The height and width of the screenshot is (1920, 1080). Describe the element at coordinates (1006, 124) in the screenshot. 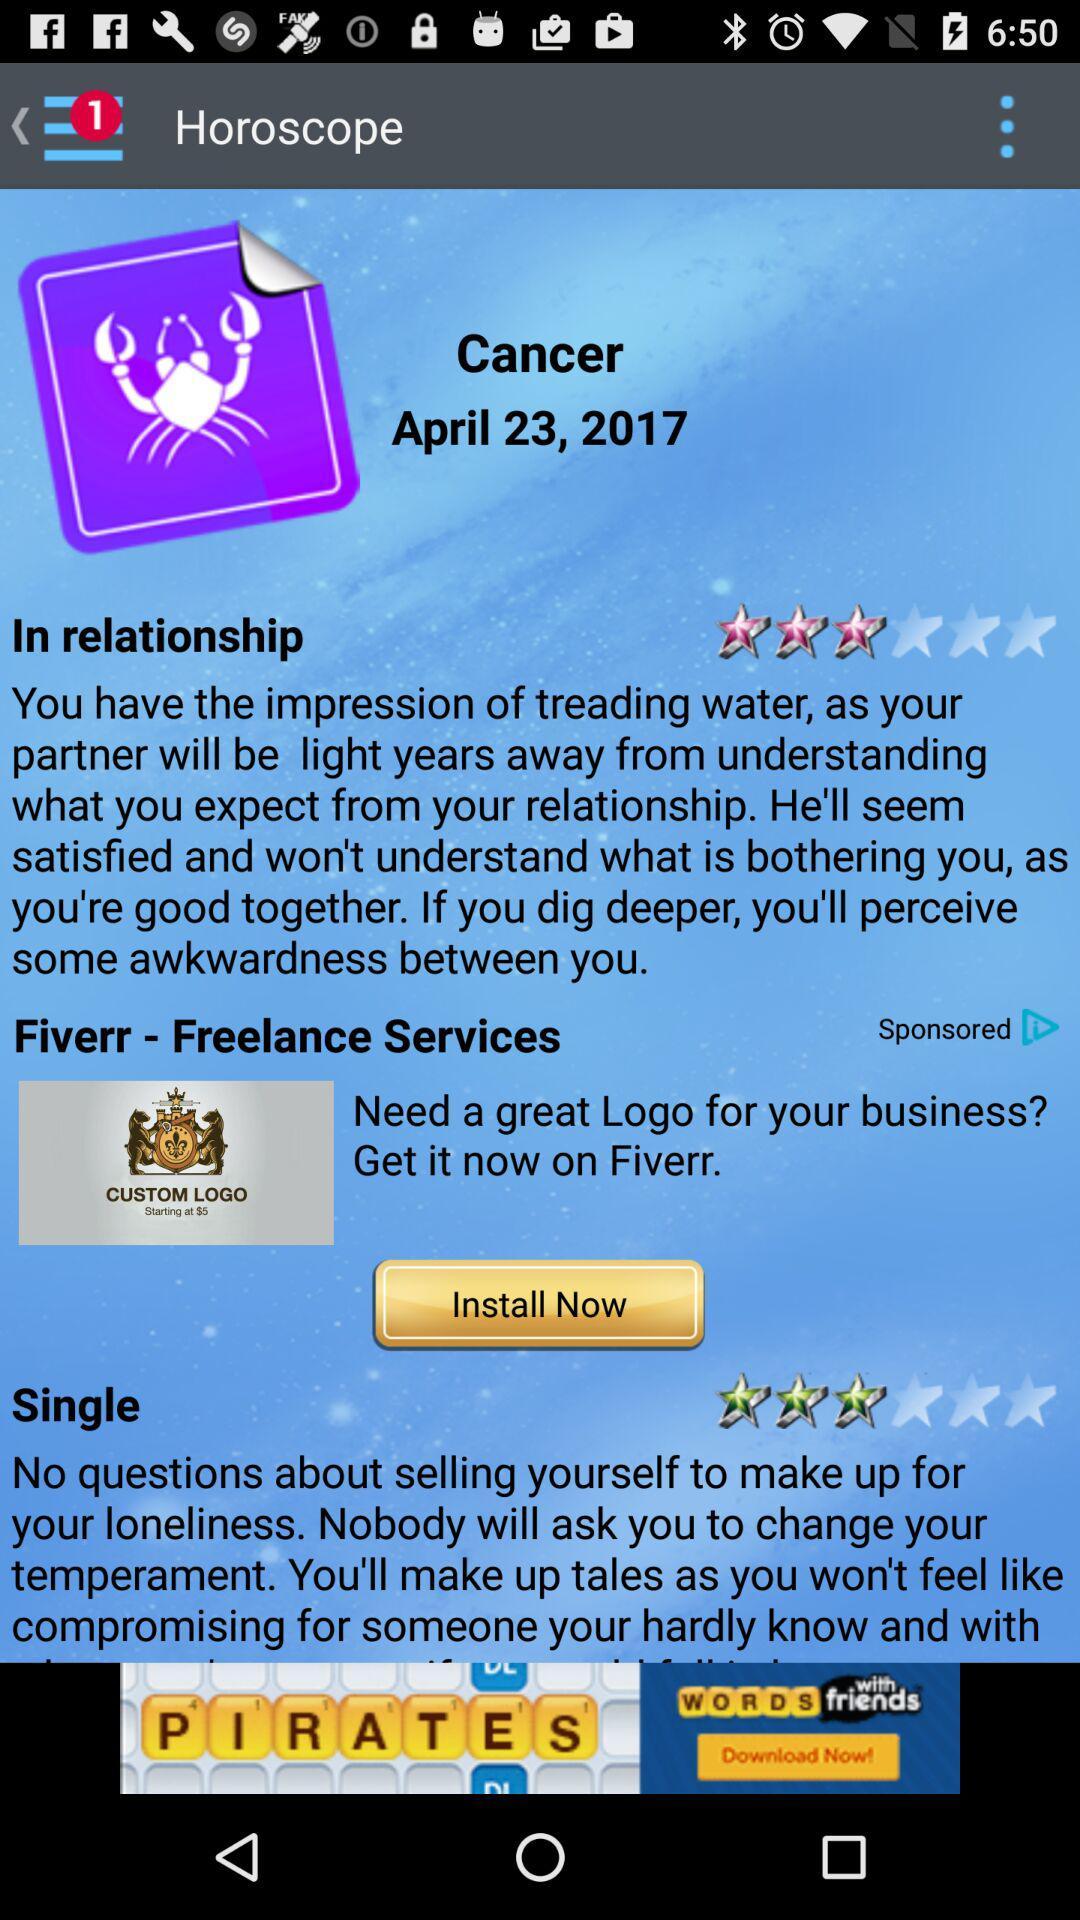

I see `open menu` at that location.